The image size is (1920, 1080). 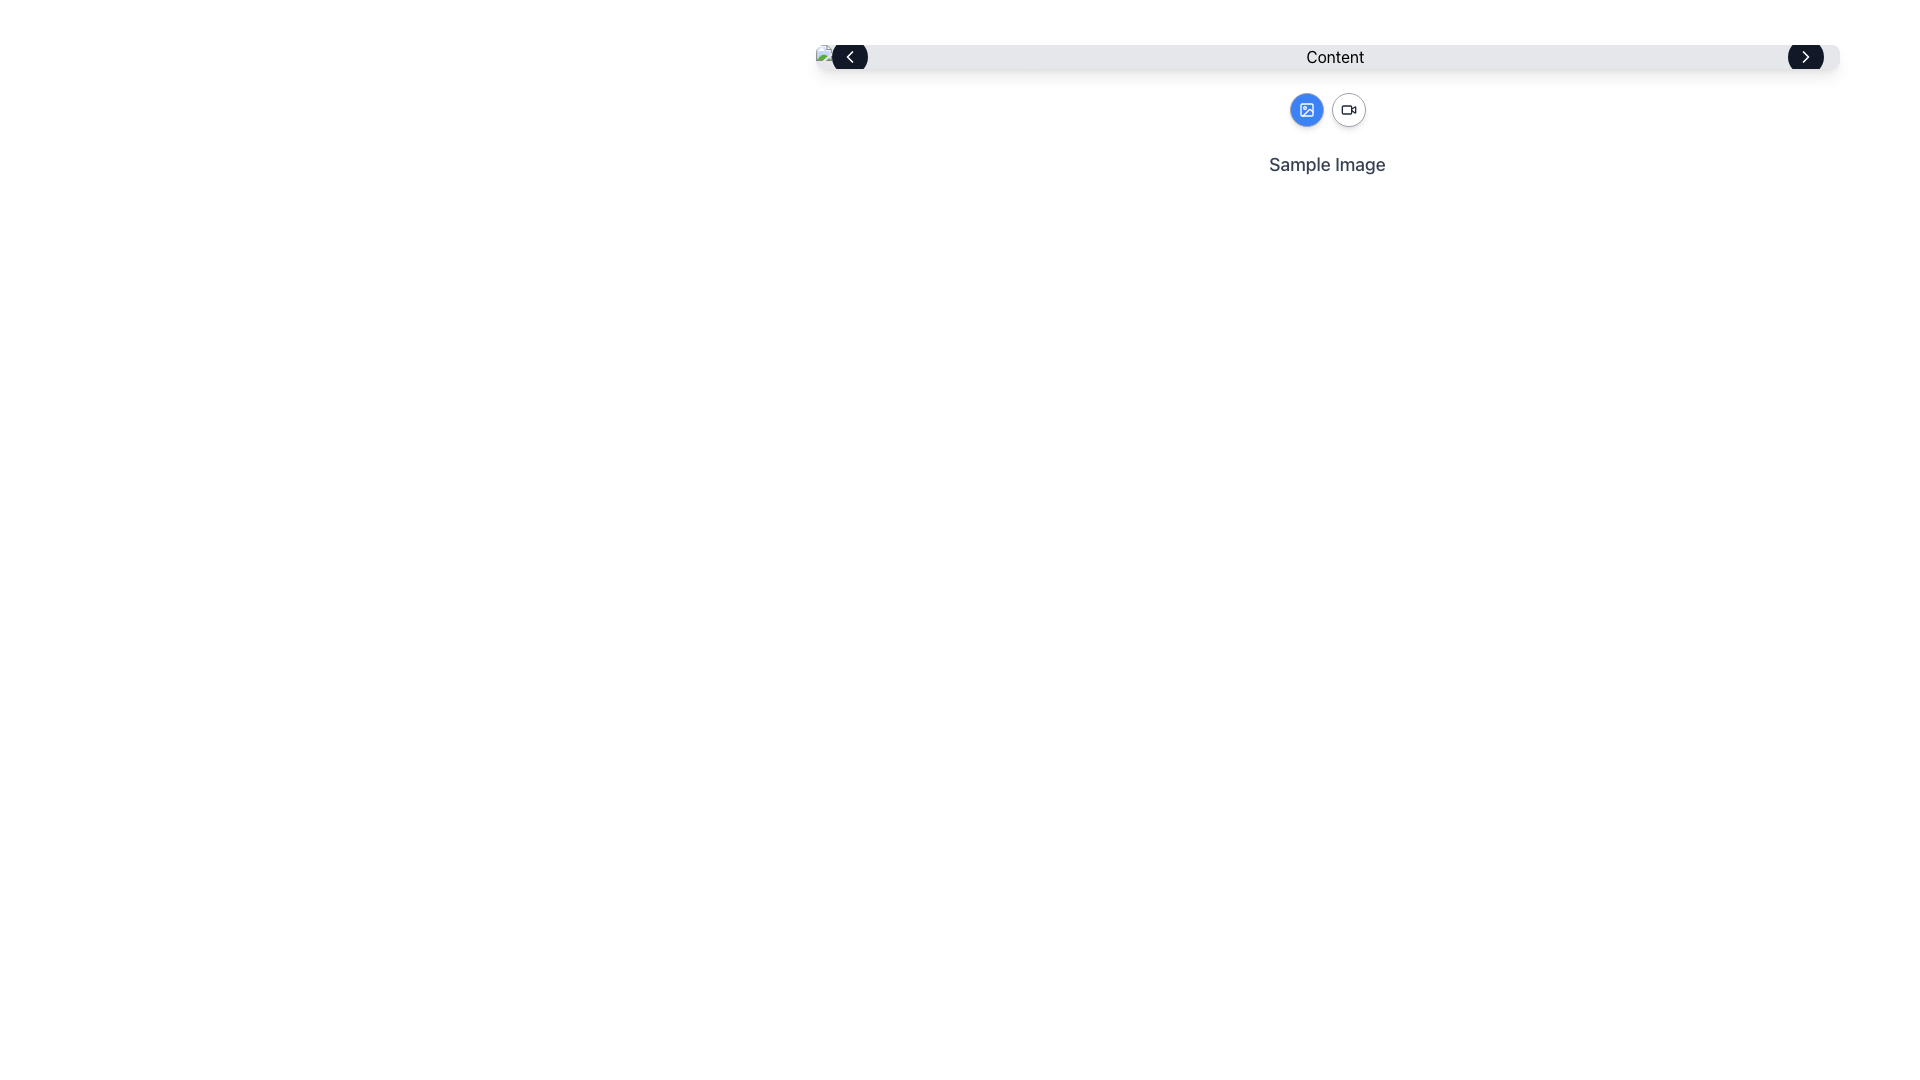 What do you see at coordinates (1306, 110) in the screenshot?
I see `the first circular button located near the top-right corner of the interface` at bounding box center [1306, 110].